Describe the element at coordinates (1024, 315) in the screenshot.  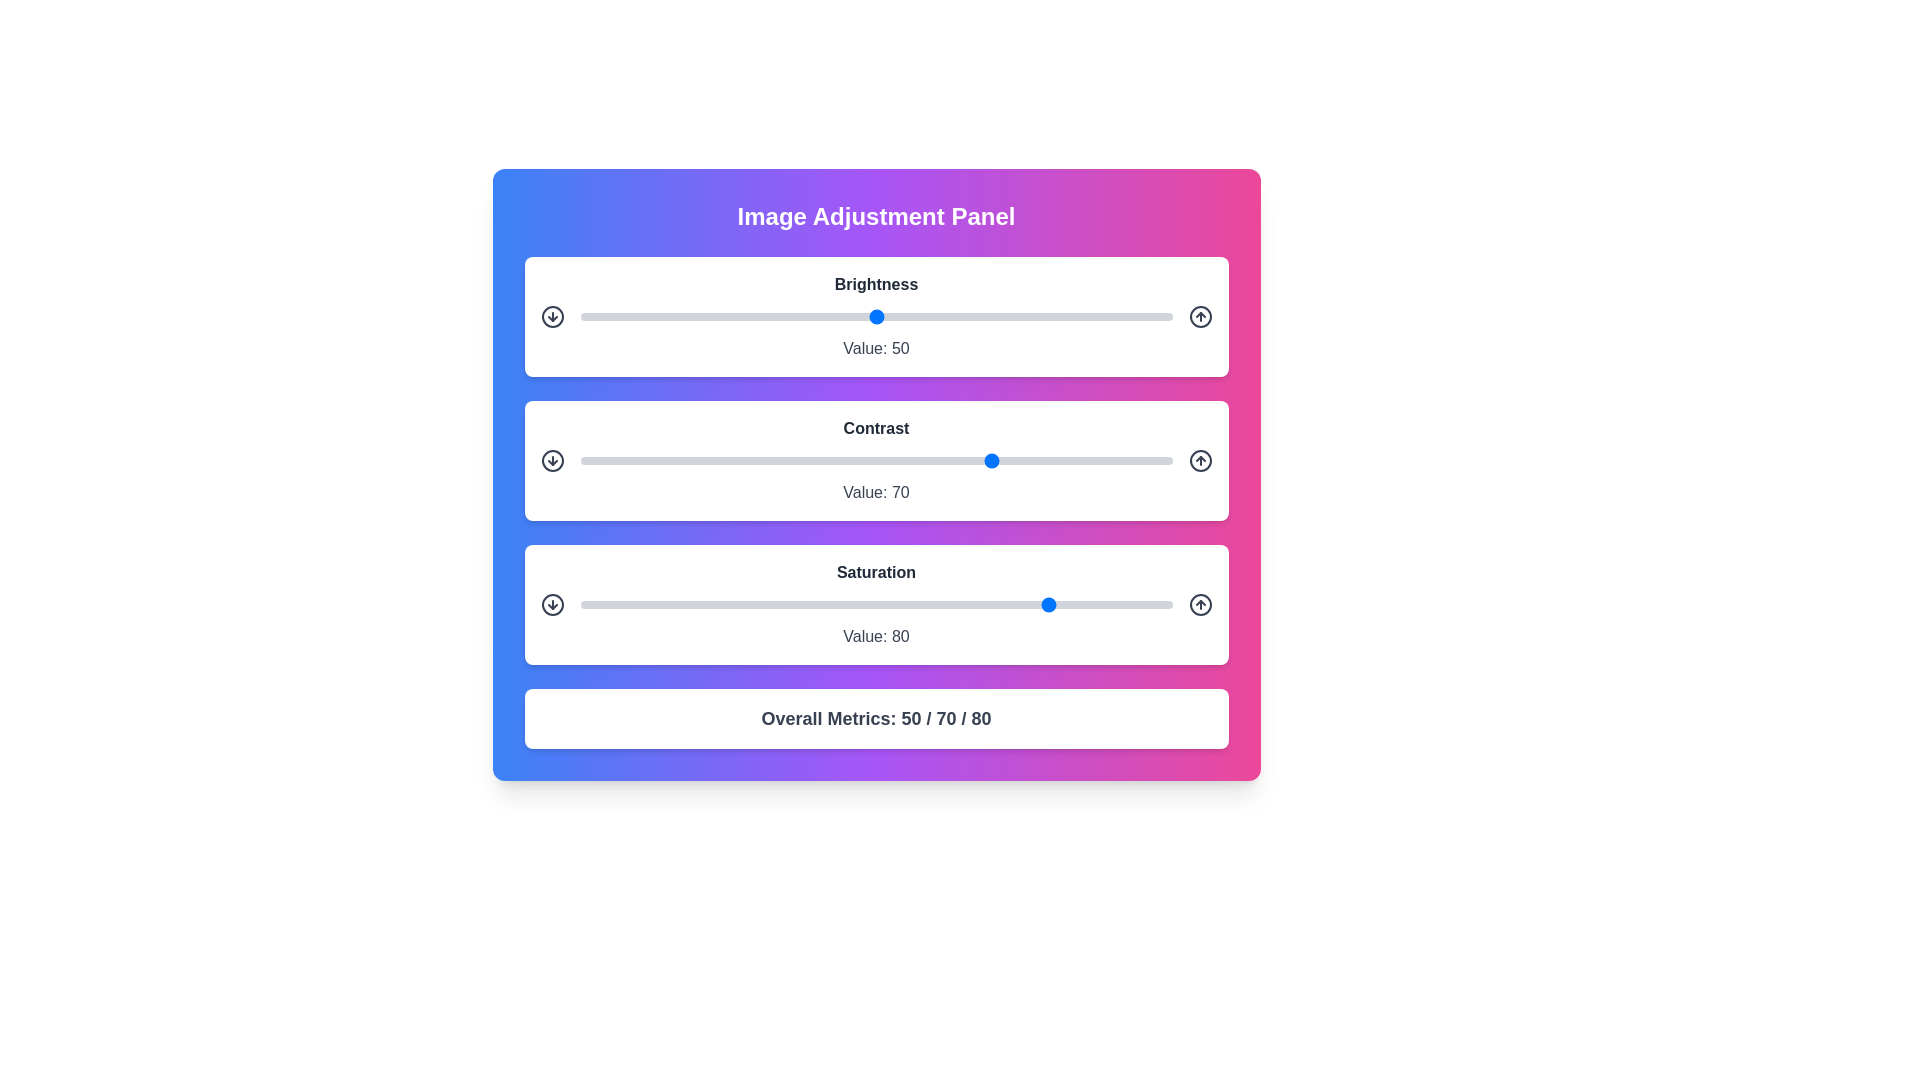
I see `brightness` at that location.